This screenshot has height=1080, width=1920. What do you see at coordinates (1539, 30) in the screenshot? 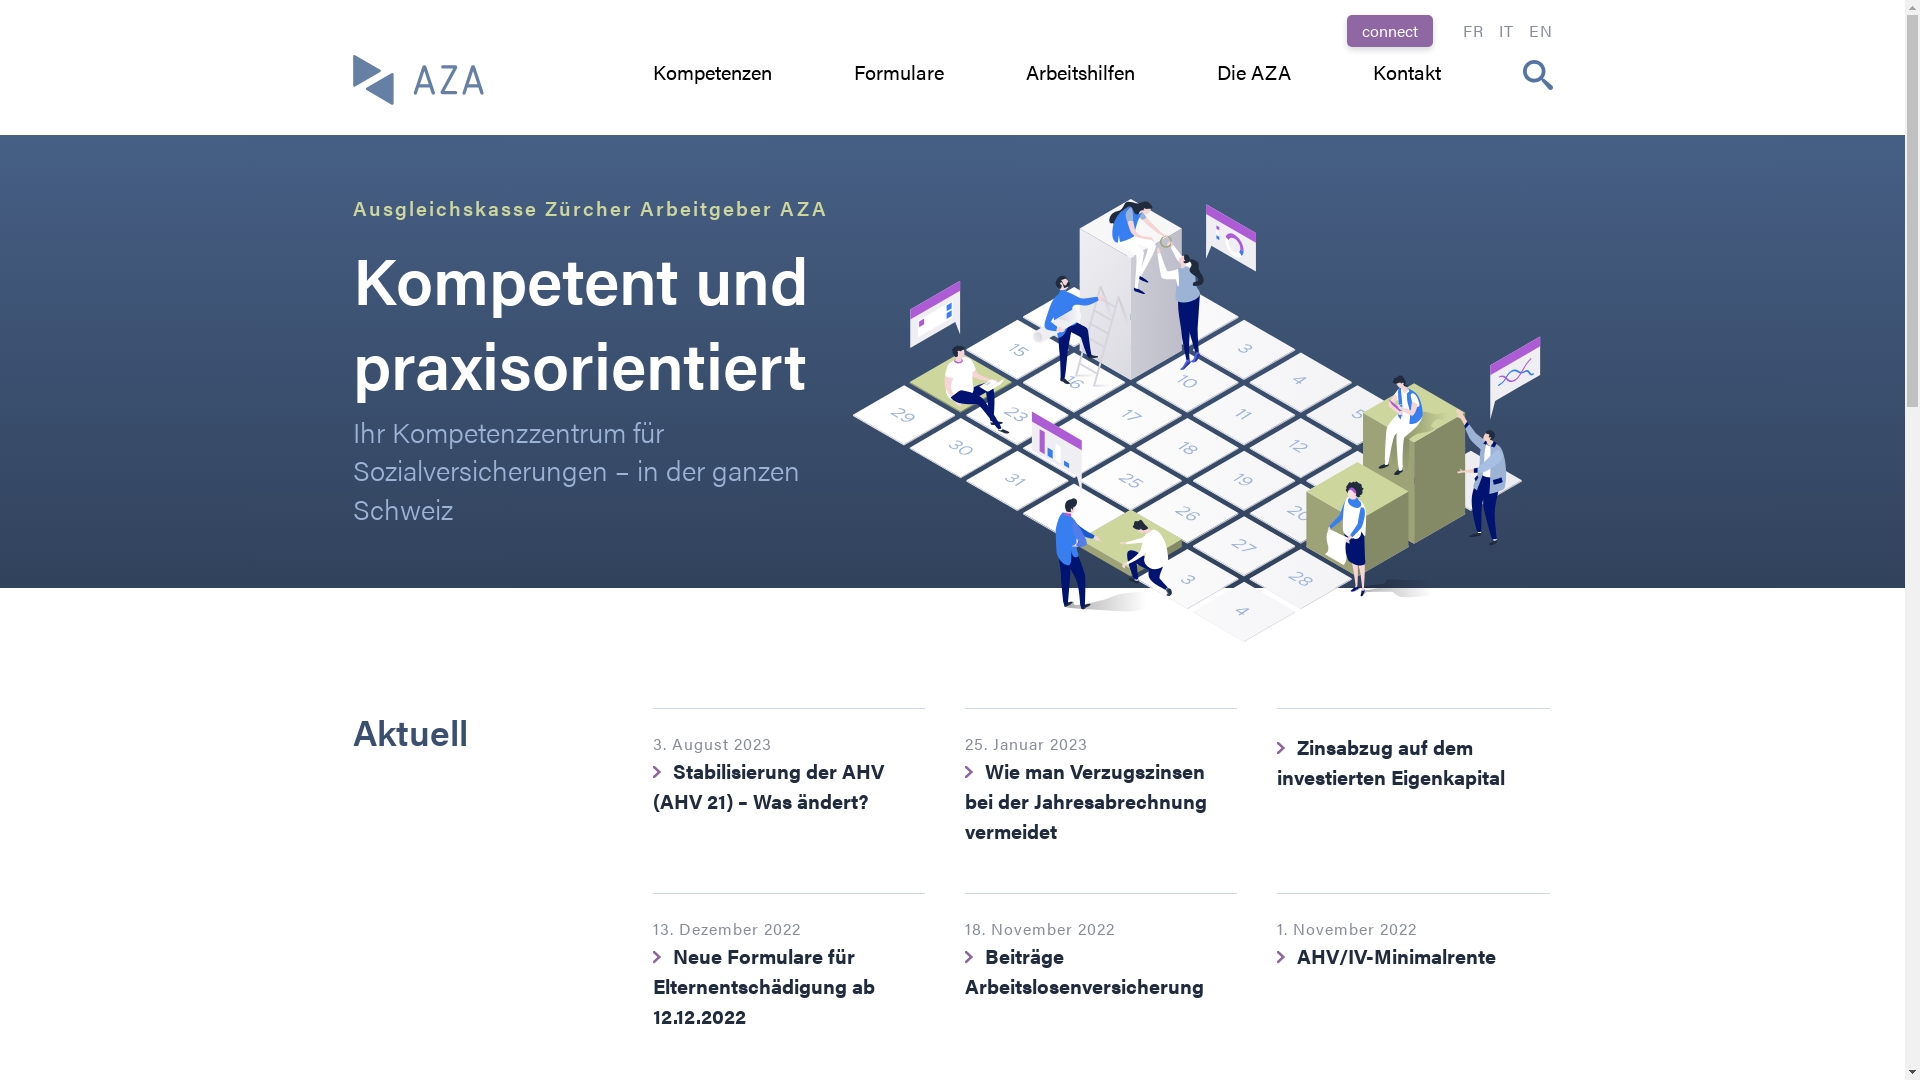
I see `'EN'` at bounding box center [1539, 30].